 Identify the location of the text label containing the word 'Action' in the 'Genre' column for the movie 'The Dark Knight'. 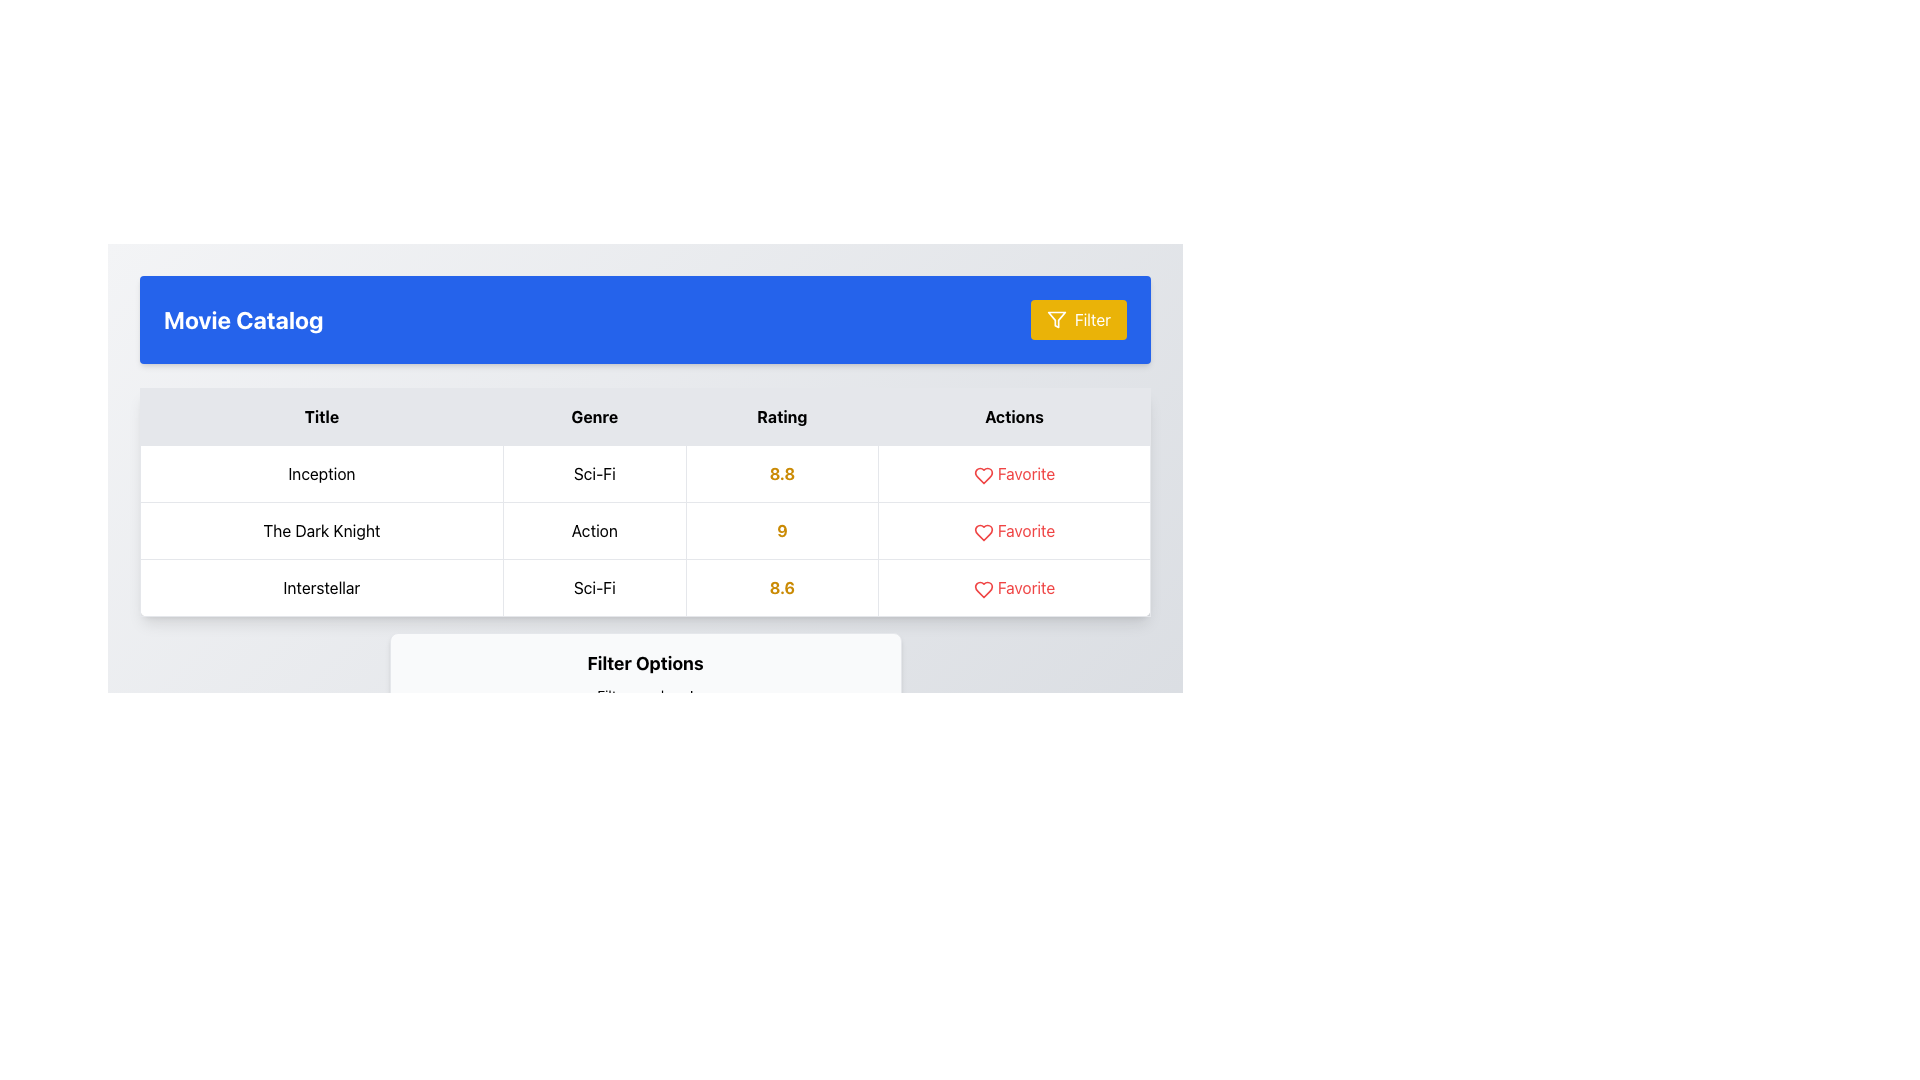
(593, 530).